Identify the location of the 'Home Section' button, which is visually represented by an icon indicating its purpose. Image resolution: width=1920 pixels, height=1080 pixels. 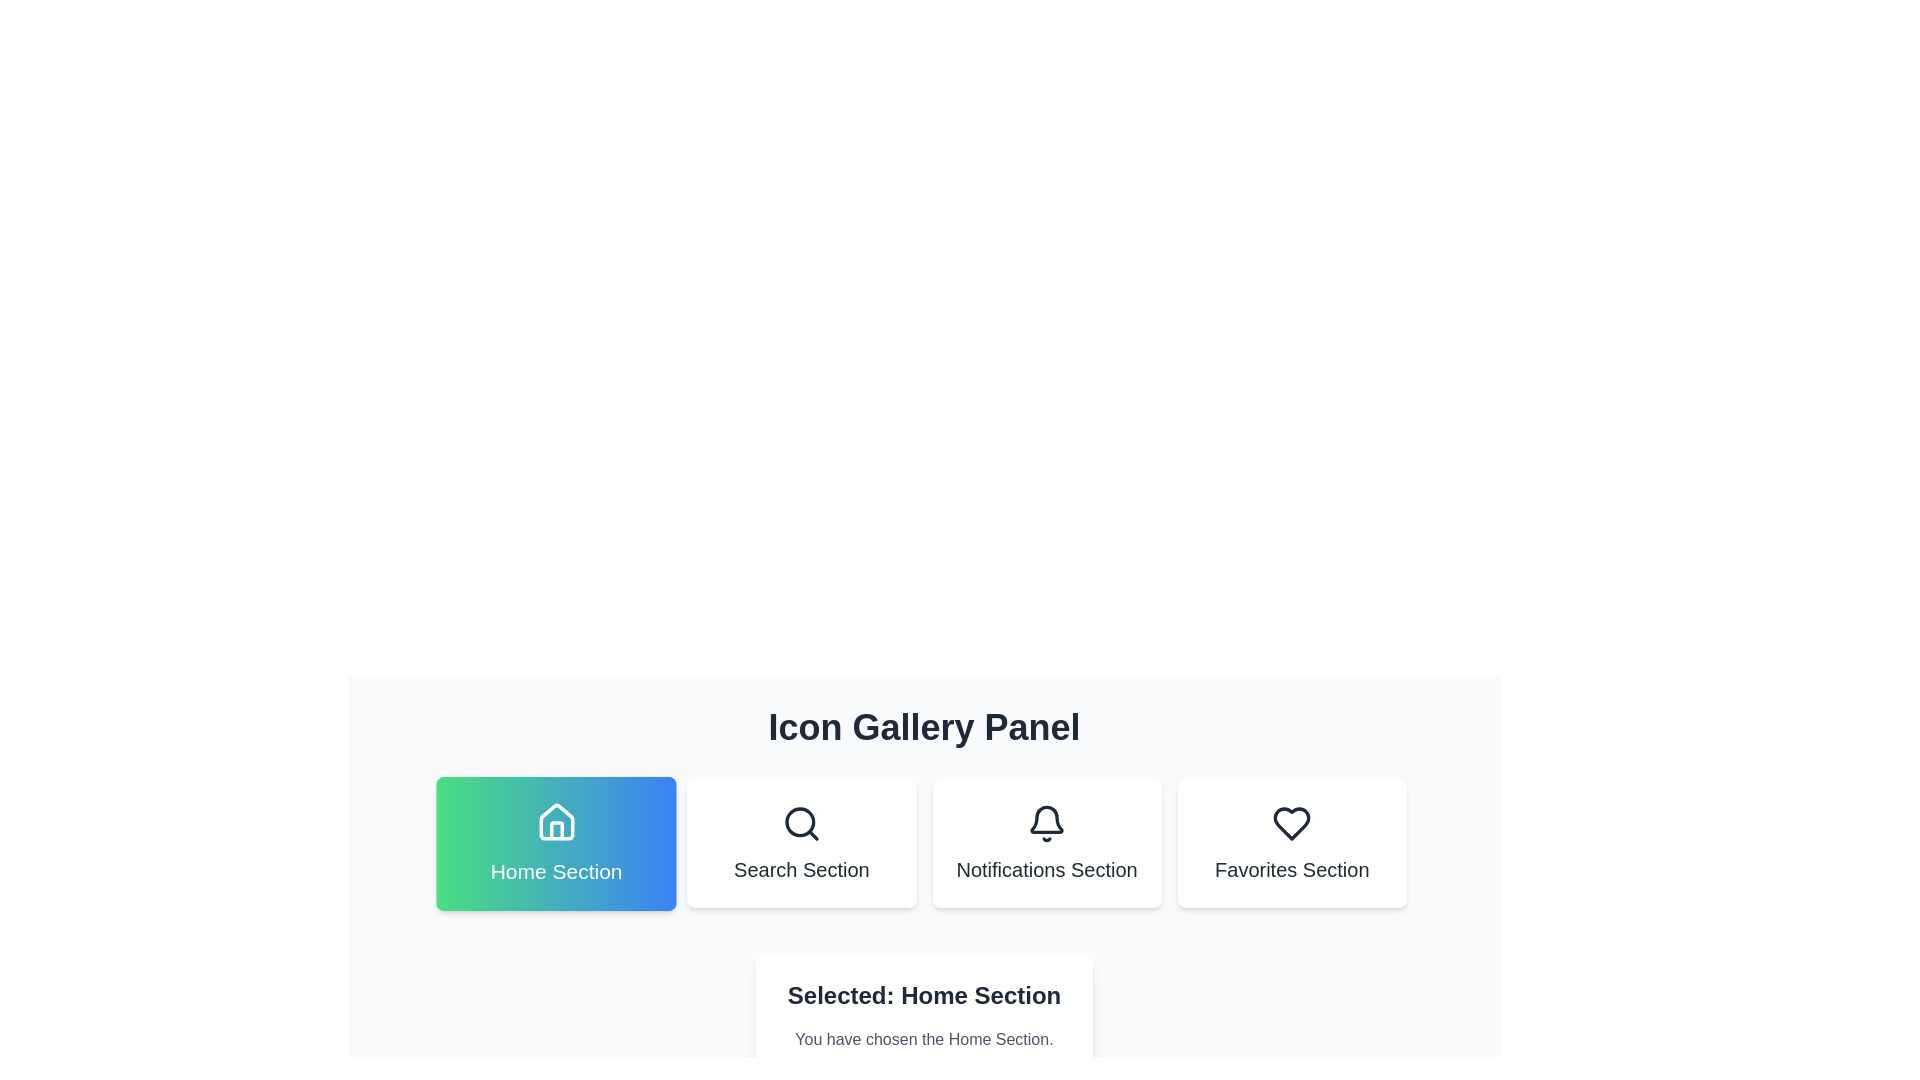
(556, 822).